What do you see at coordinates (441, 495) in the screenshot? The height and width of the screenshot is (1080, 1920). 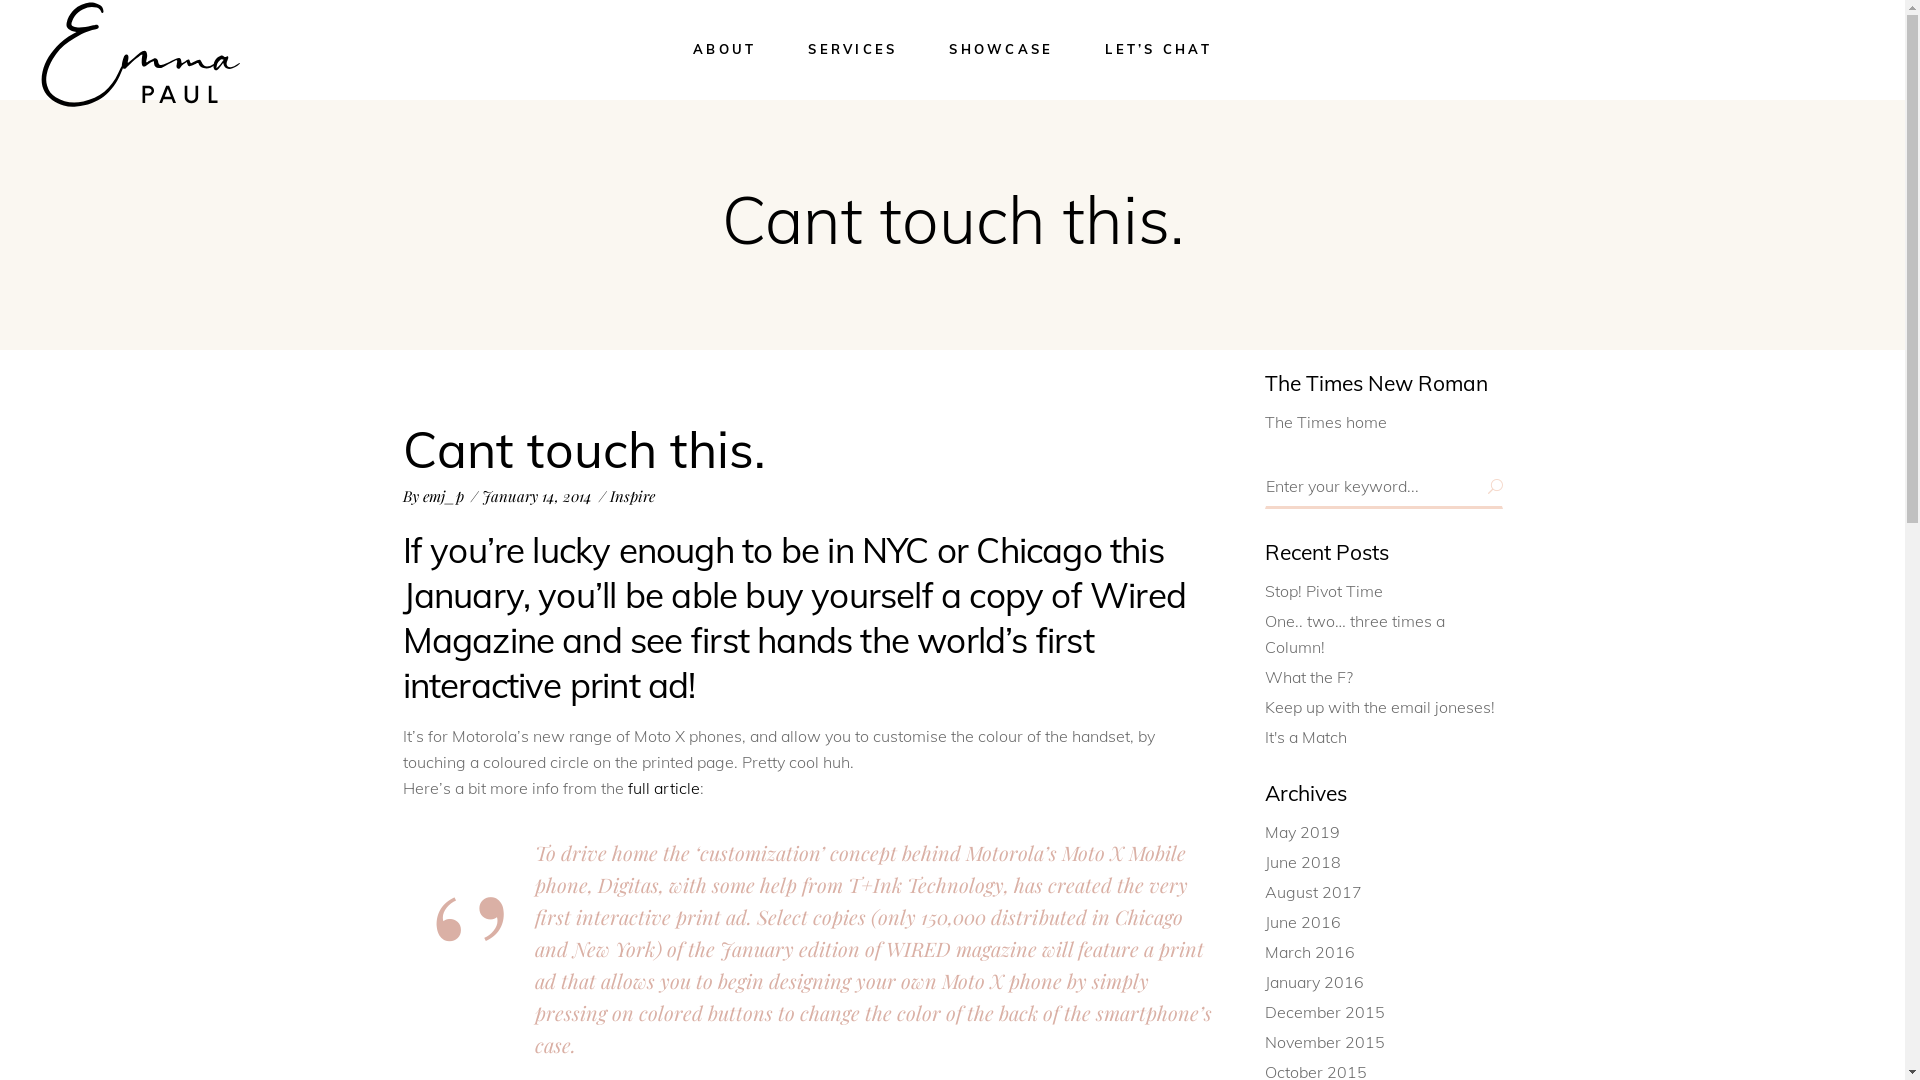 I see `'emj_p'` at bounding box center [441, 495].